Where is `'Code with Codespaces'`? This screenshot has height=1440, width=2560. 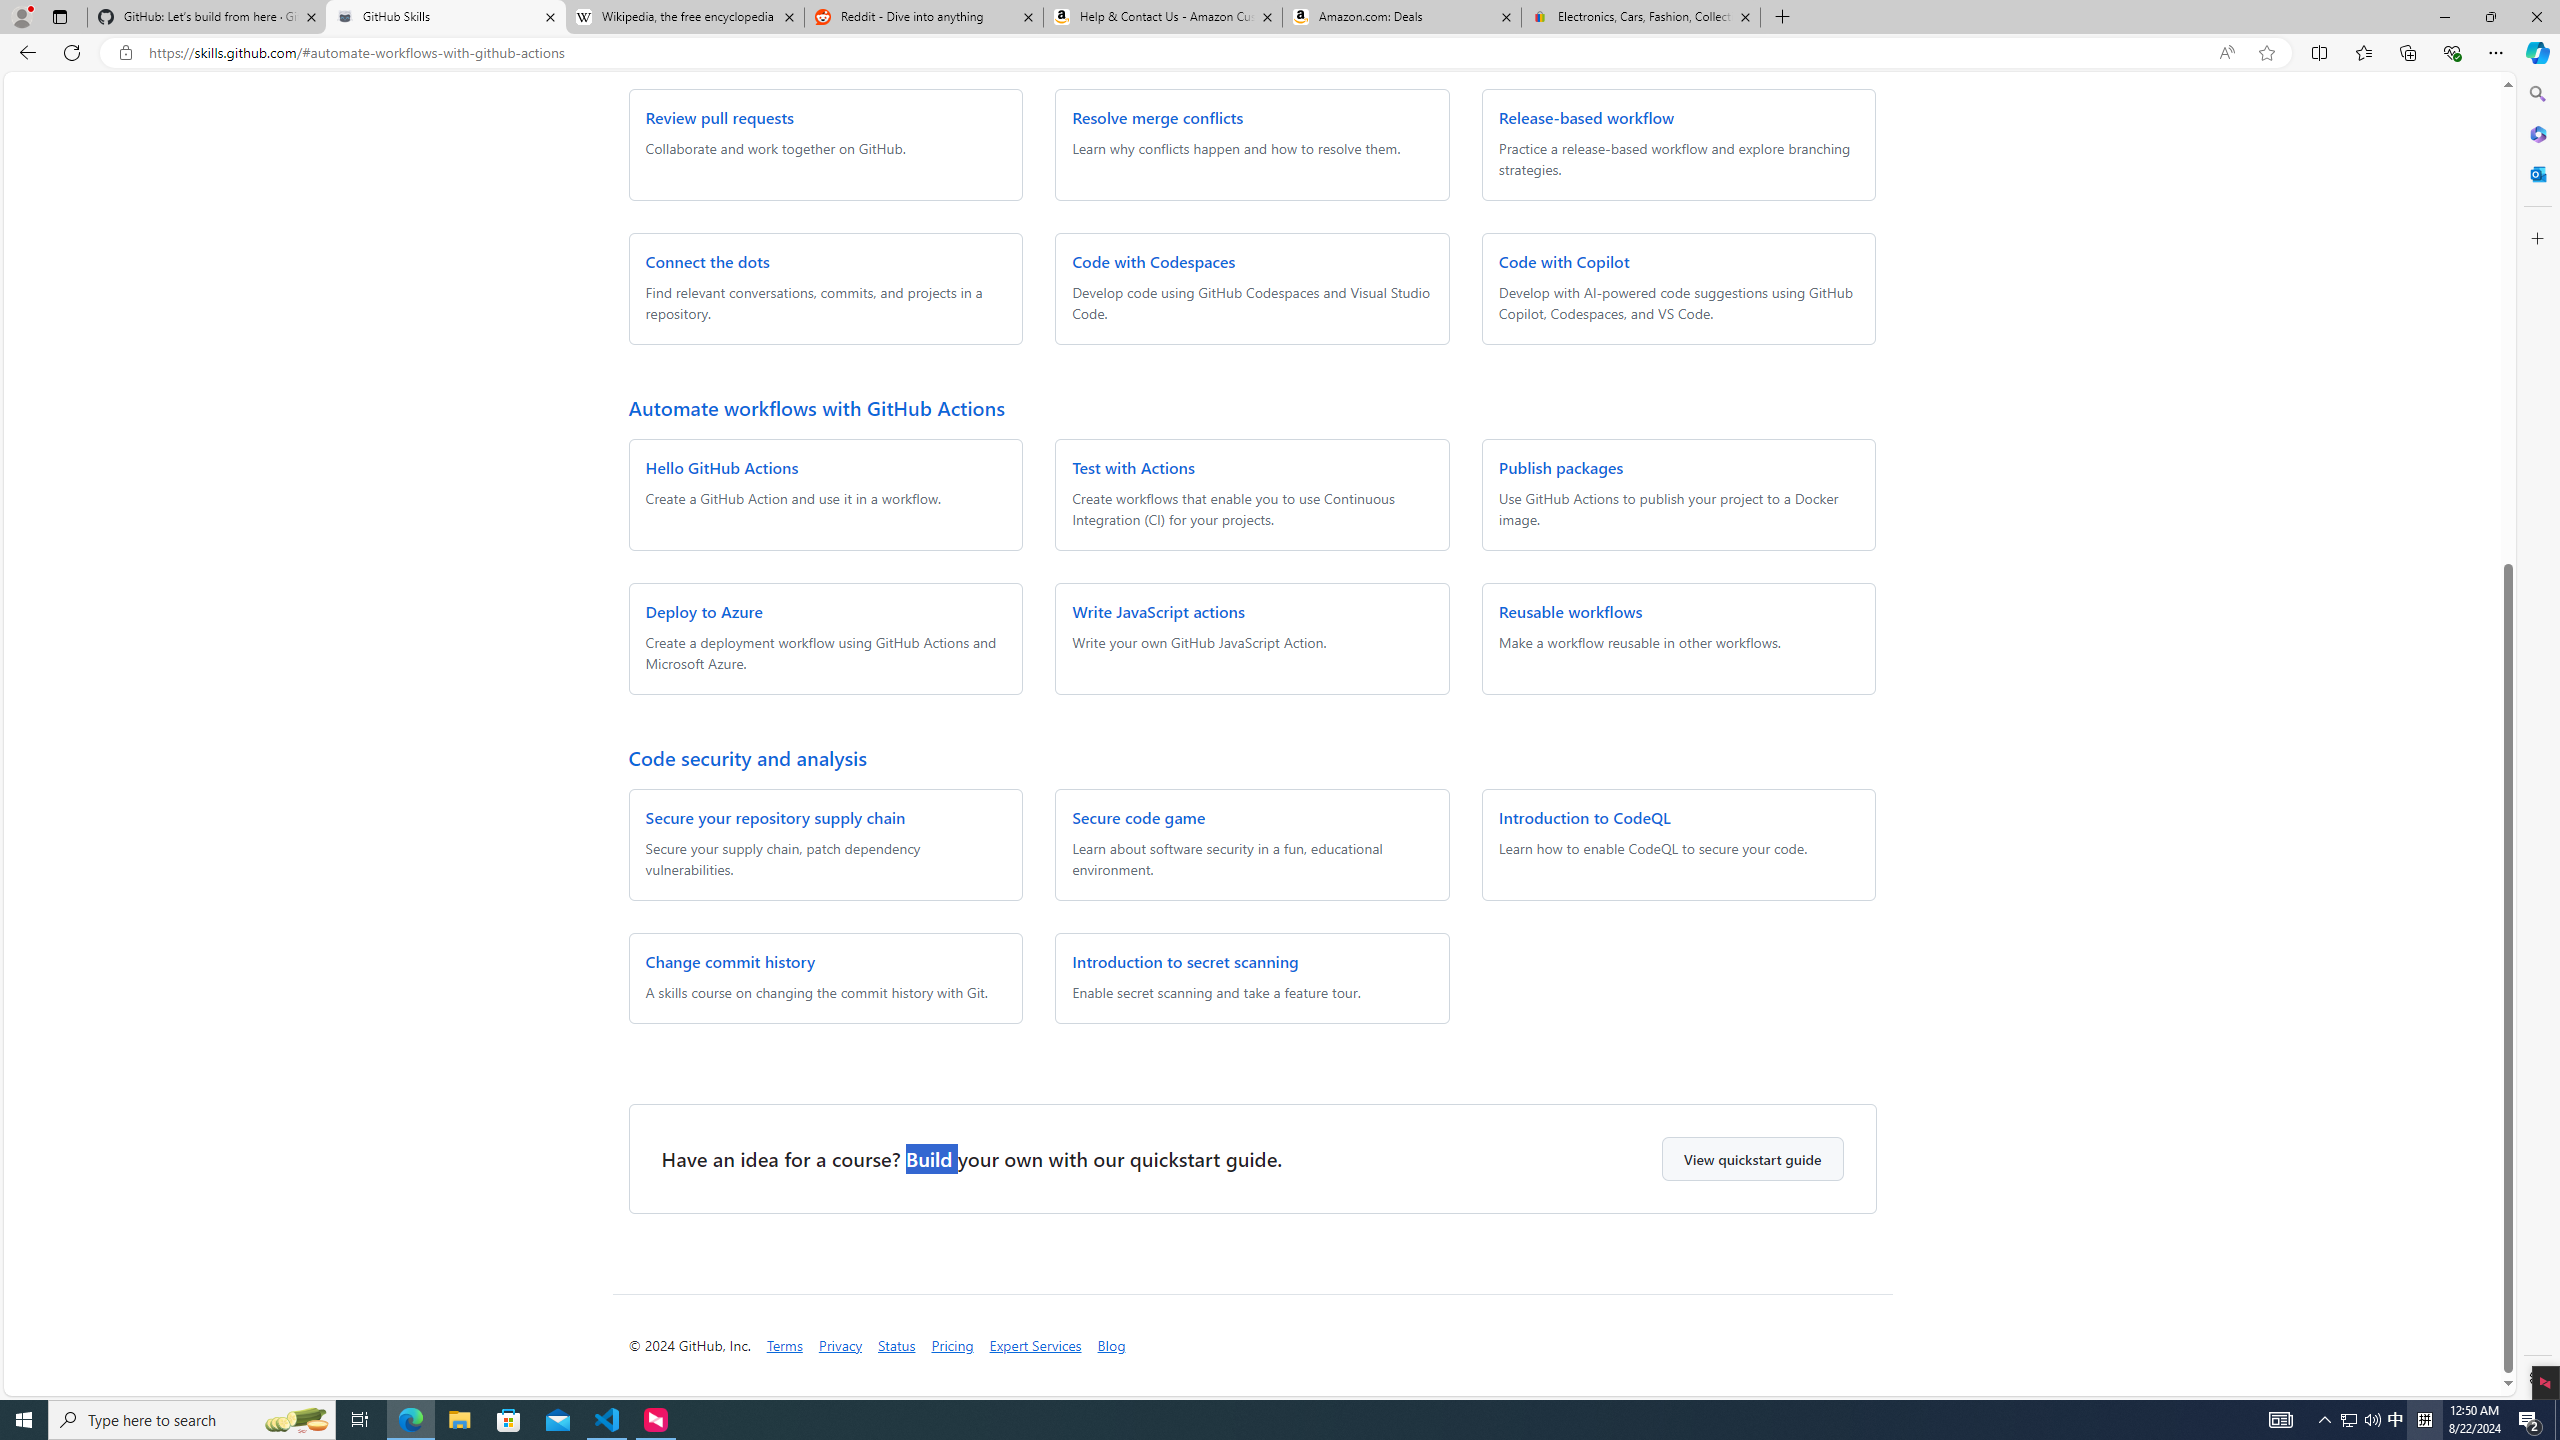
'Code with Codespaces' is located at coordinates (1153, 260).